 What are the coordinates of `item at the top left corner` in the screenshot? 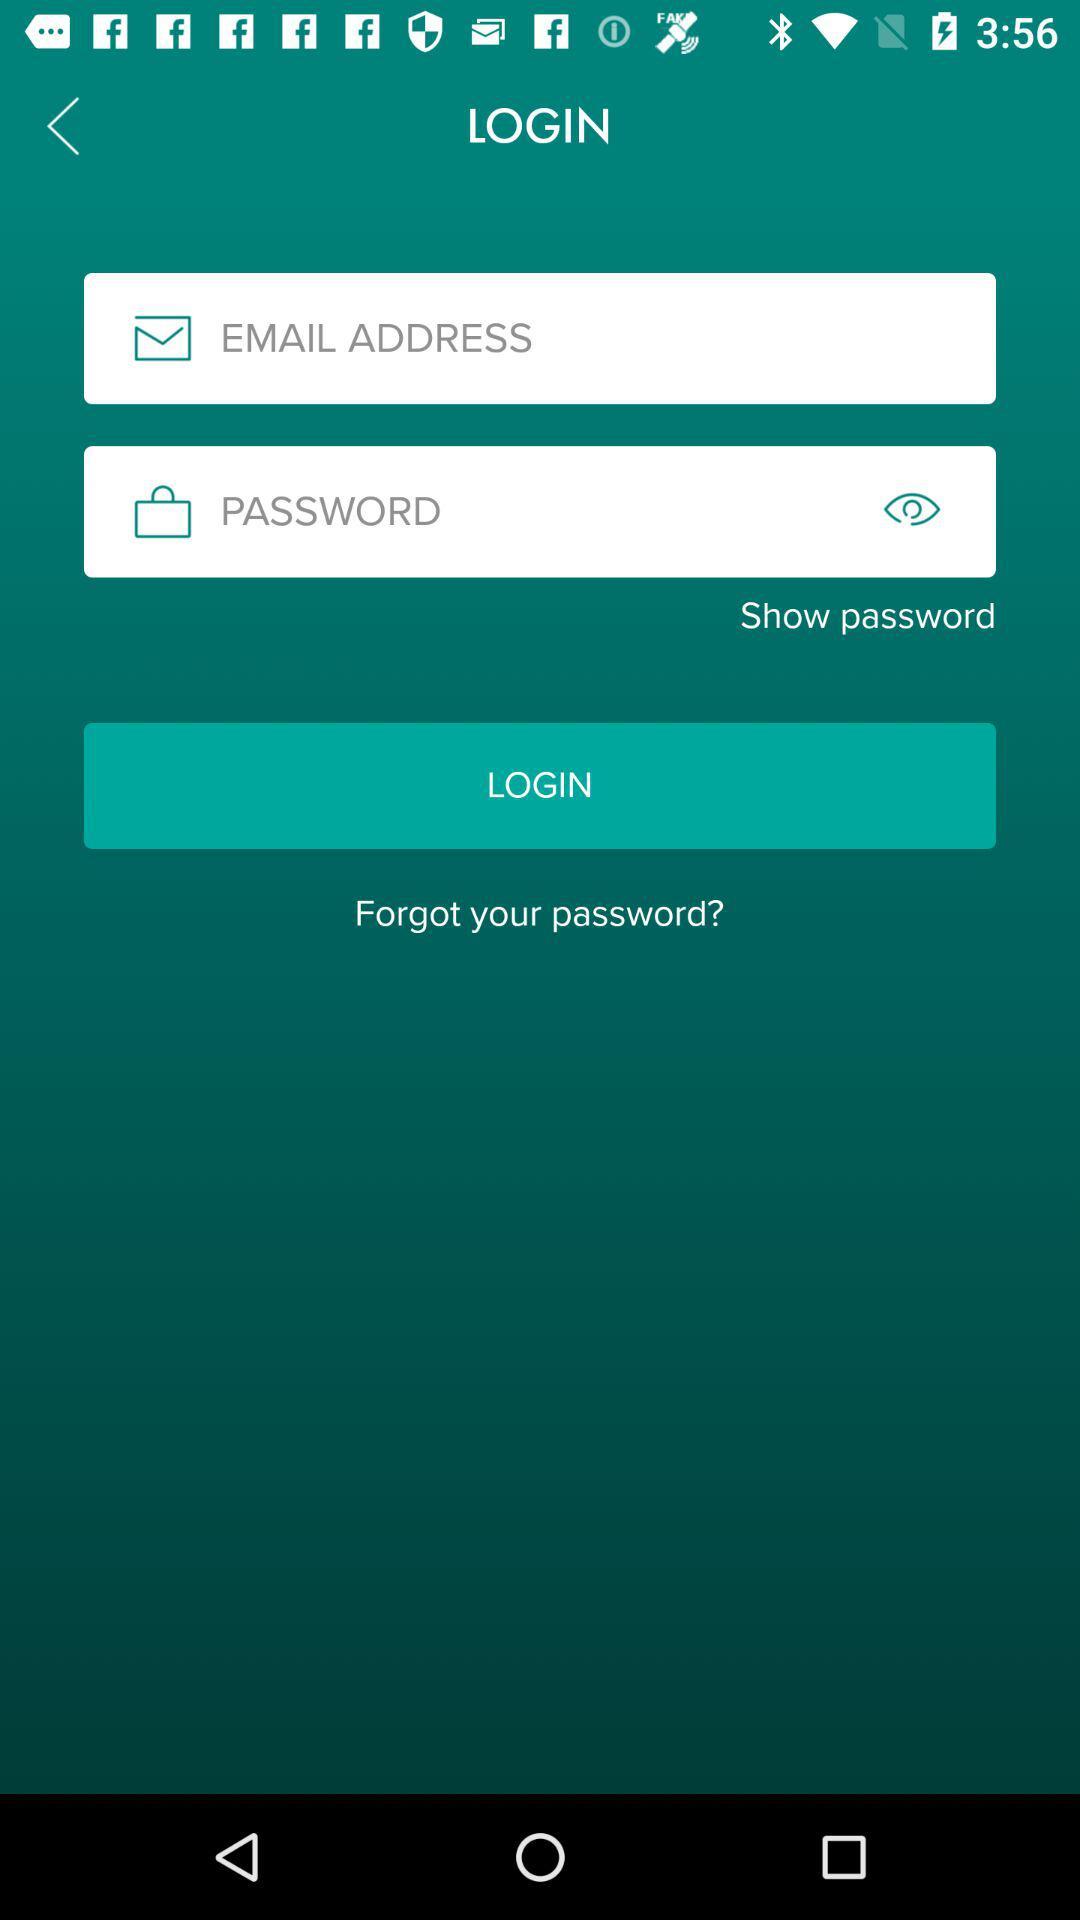 It's located at (61, 124).